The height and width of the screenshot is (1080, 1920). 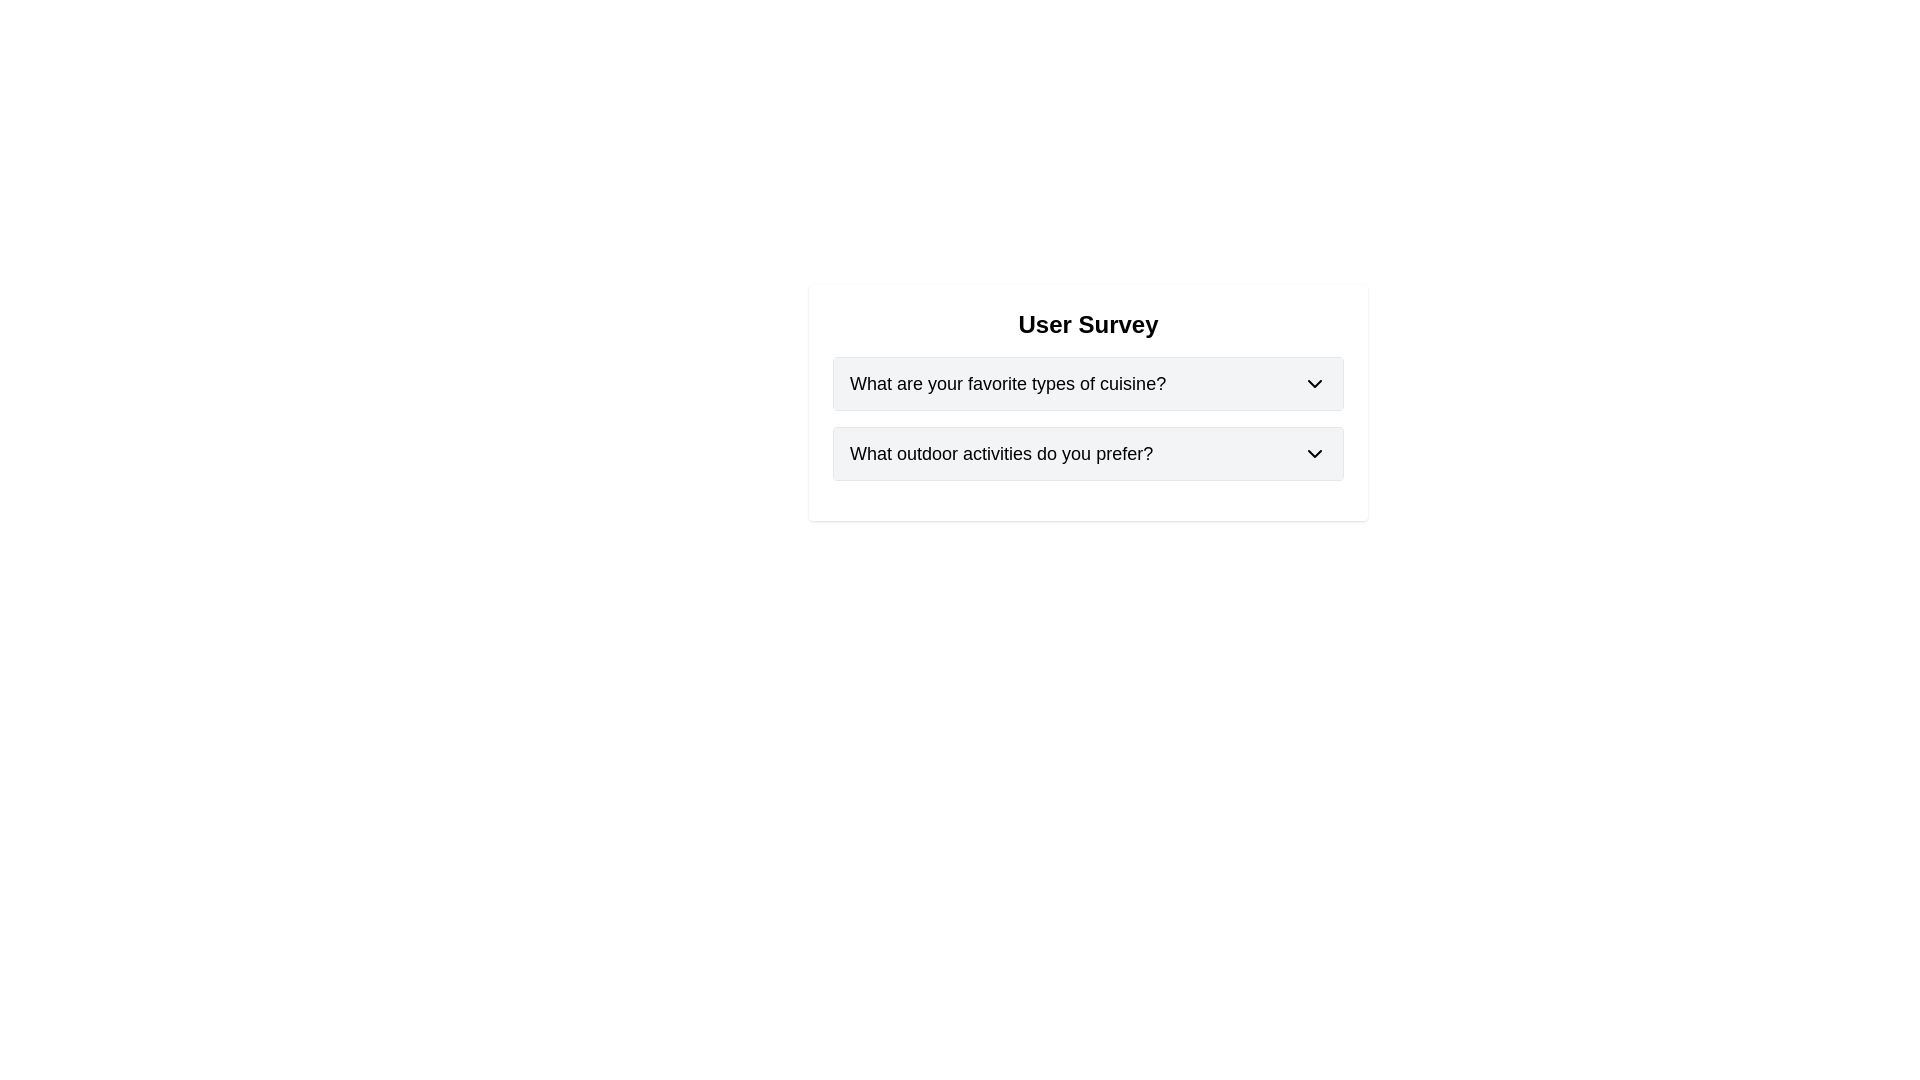 I want to click on the downward-pointing chevron icon next to the question 'What outdoor activities do you prefer?', so click(x=1315, y=454).